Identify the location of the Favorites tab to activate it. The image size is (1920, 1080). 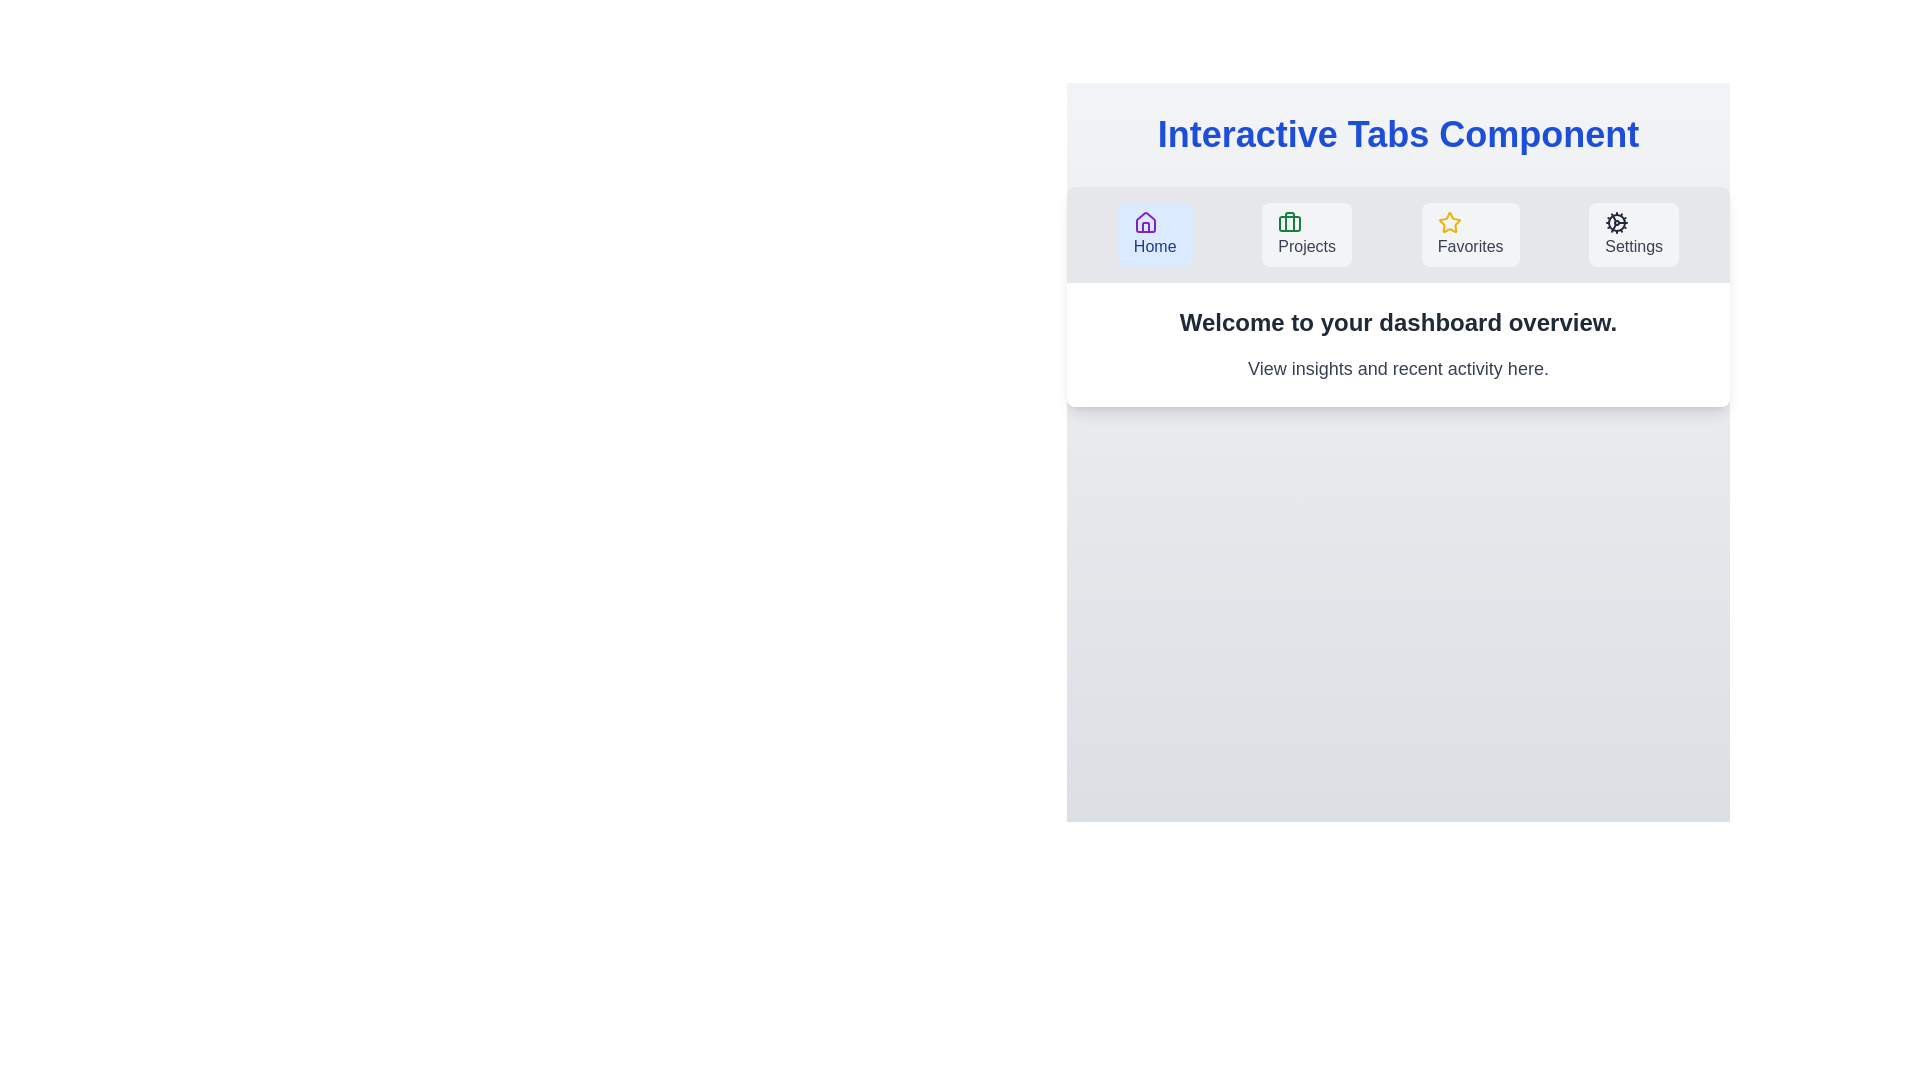
(1470, 234).